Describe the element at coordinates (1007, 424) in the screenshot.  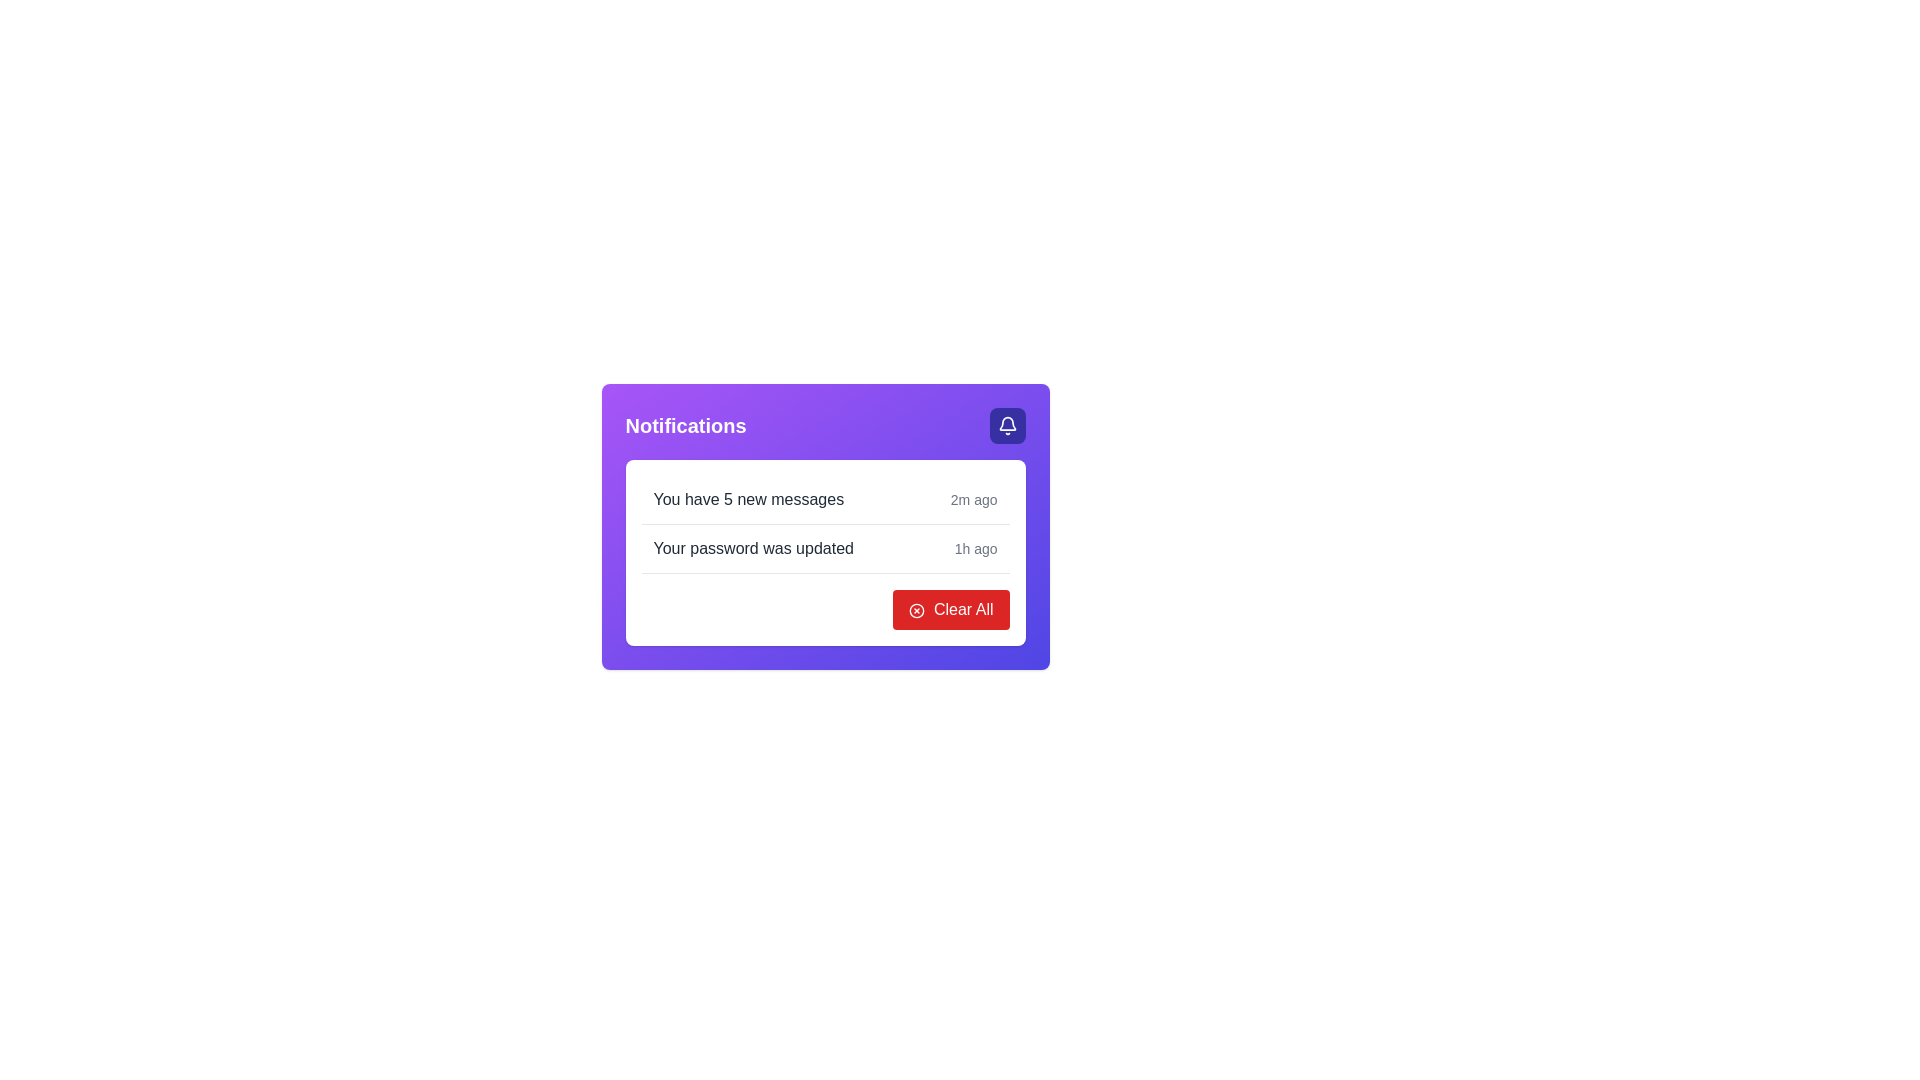
I see `the notification button with an icon located in the upper right corner of the notification card` at that location.